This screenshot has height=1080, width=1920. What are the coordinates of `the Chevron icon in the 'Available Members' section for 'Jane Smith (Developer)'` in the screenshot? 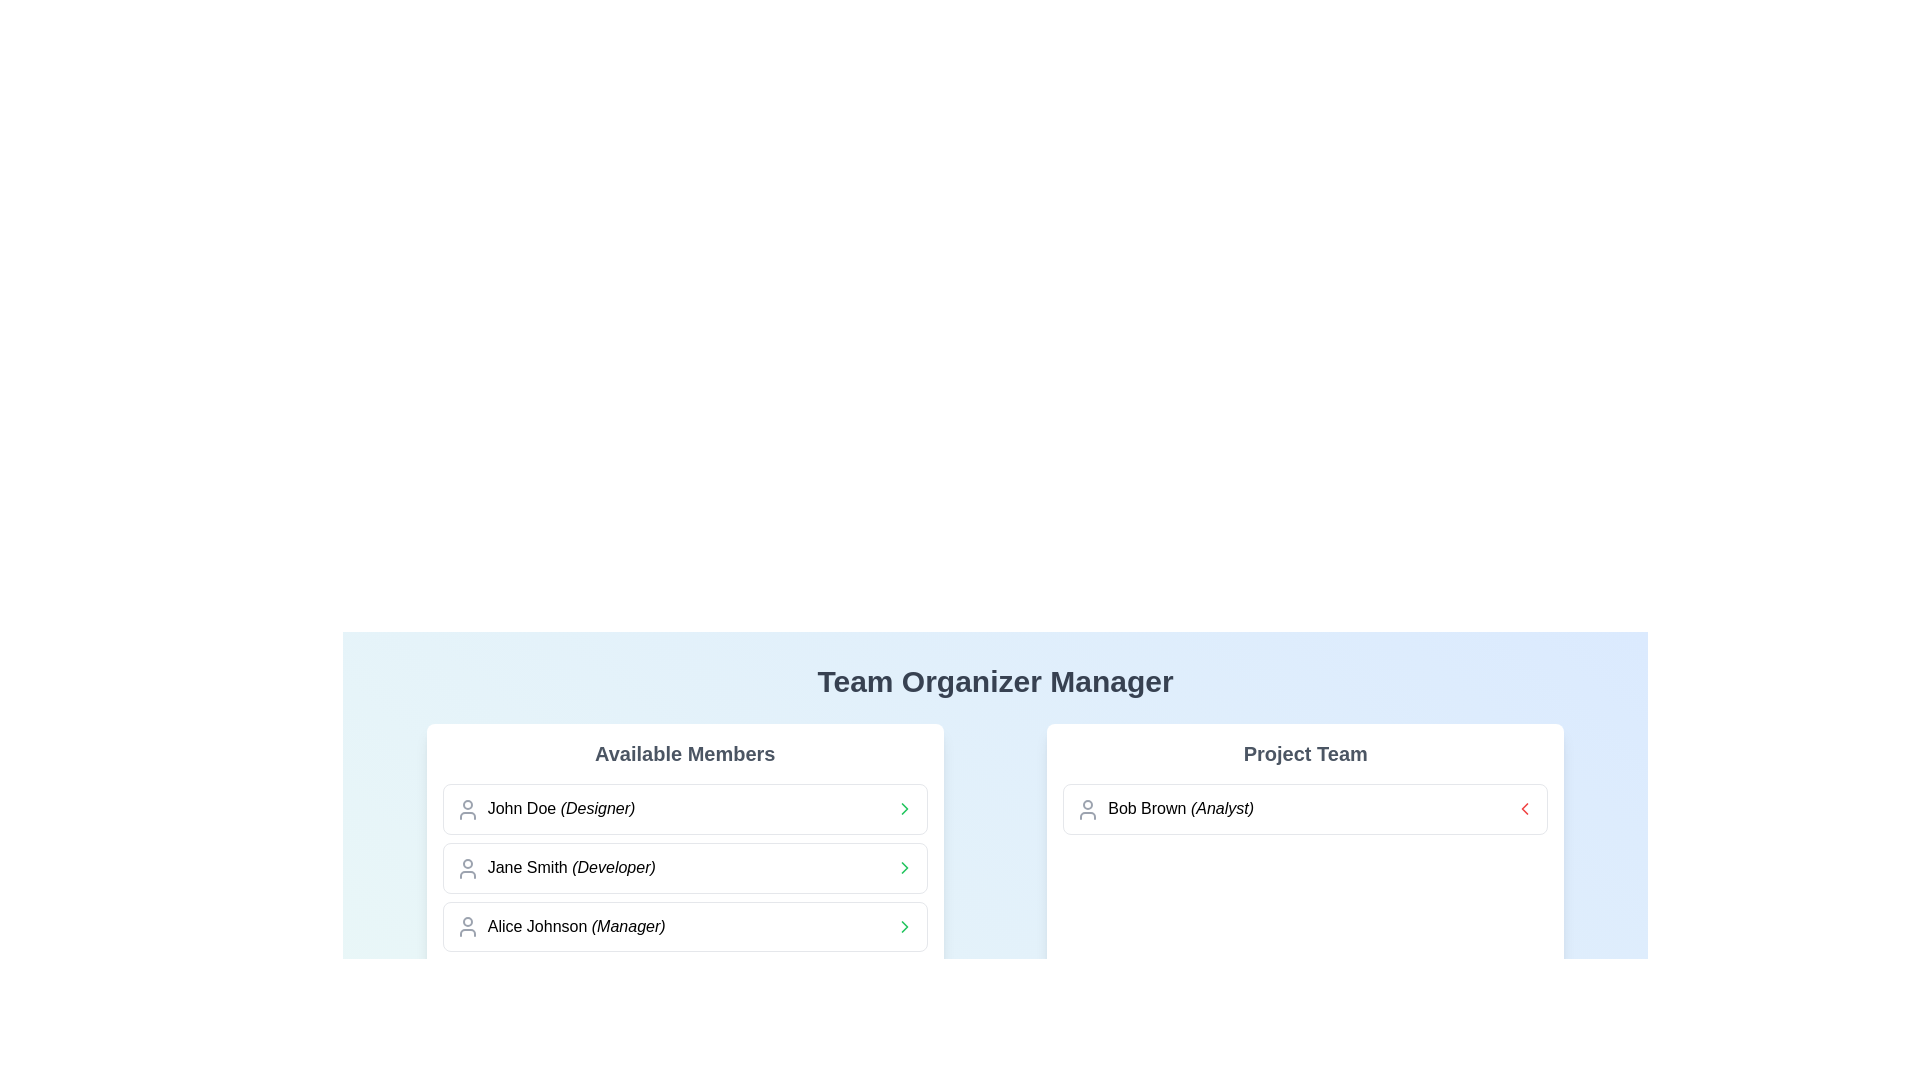 It's located at (903, 926).